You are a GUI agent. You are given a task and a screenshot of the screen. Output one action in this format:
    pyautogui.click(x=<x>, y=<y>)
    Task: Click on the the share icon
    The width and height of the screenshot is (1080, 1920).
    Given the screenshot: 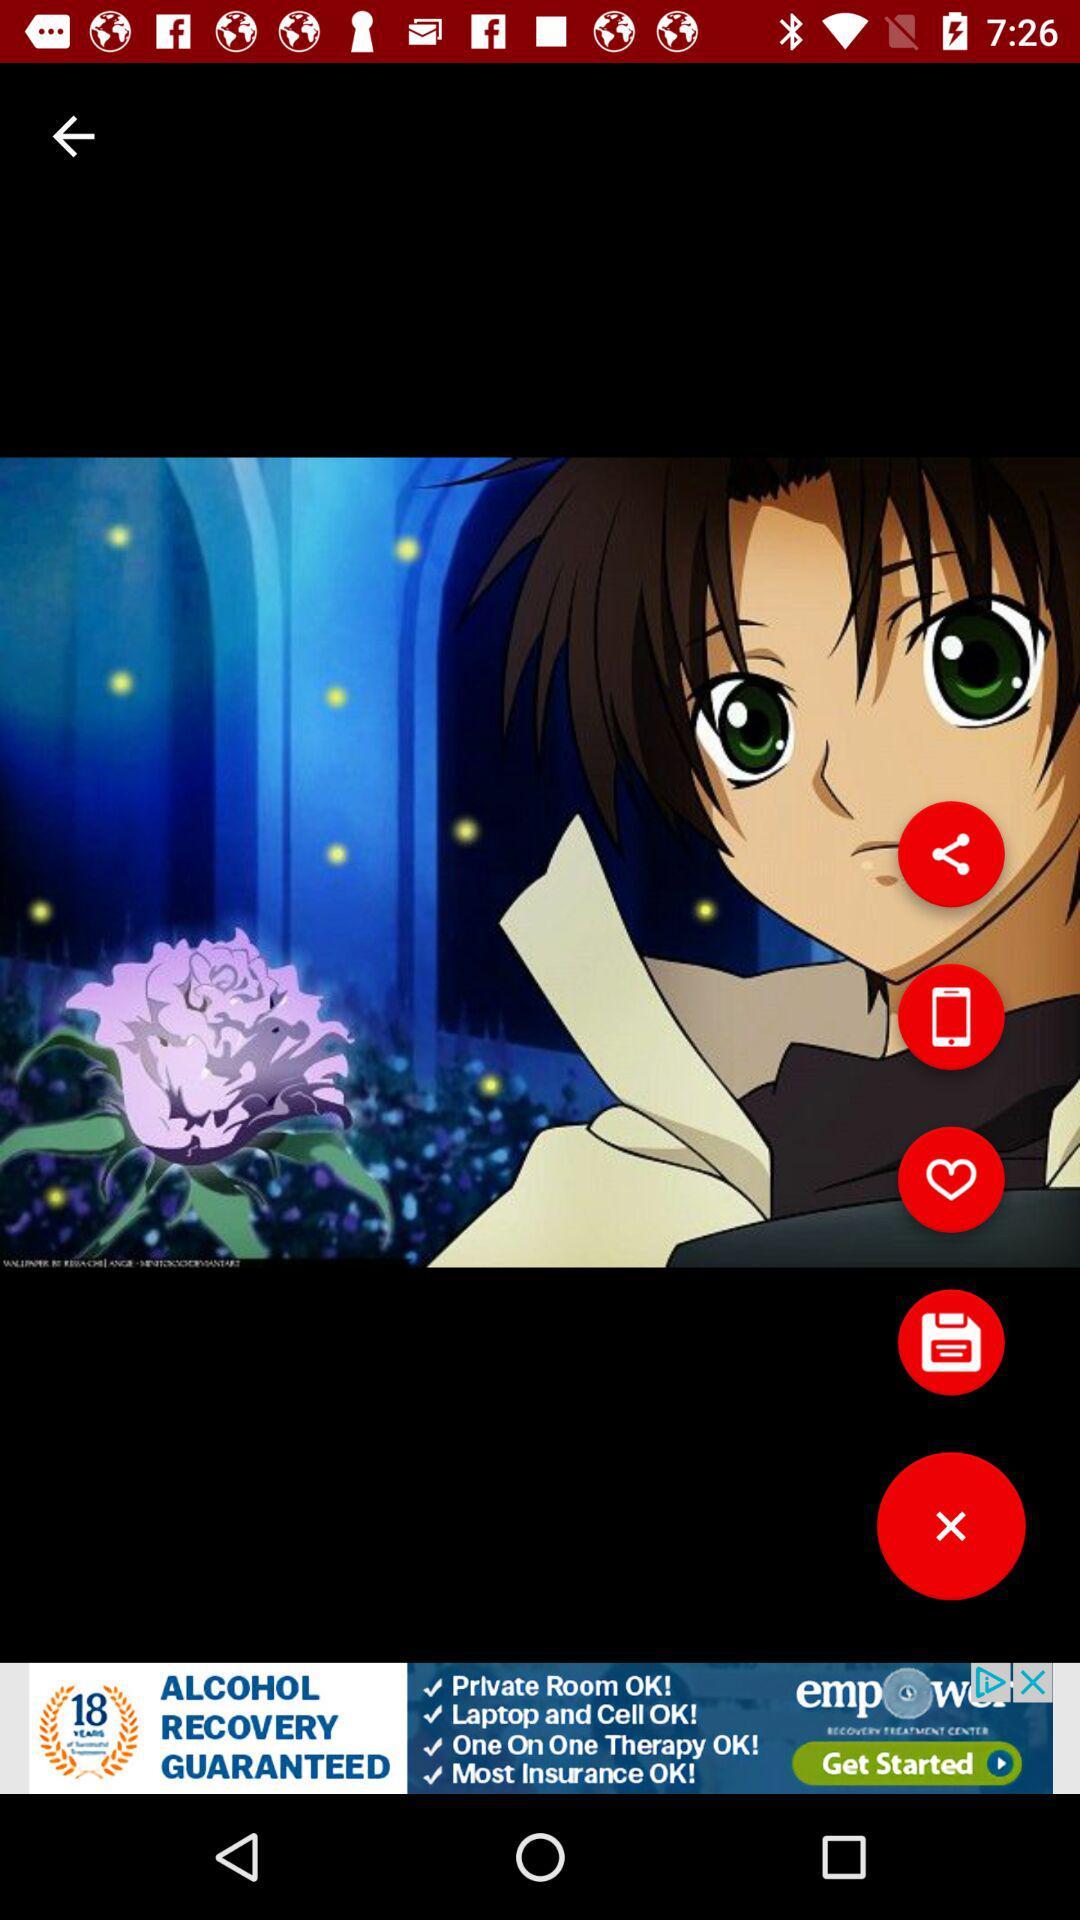 What is the action you would take?
    pyautogui.click(x=950, y=862)
    